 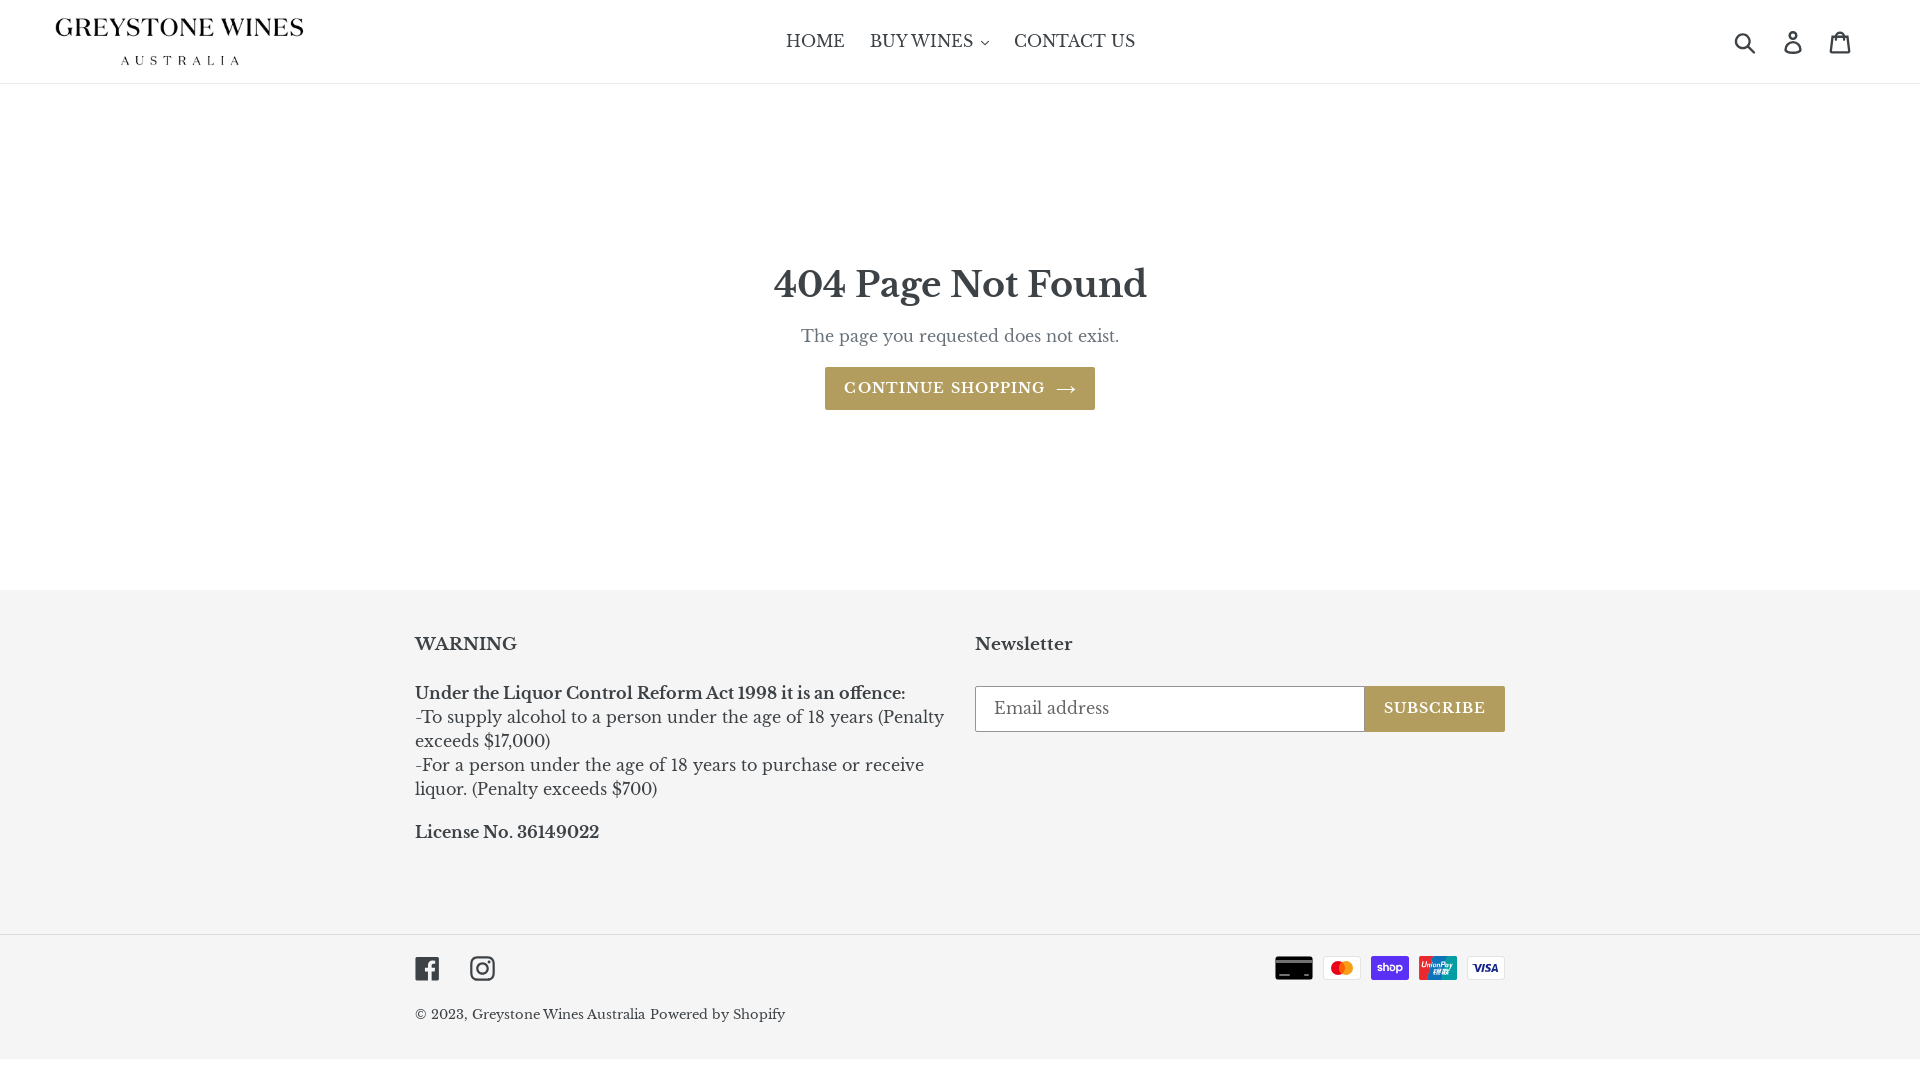 I want to click on 'Log in', so click(x=1794, y=41).